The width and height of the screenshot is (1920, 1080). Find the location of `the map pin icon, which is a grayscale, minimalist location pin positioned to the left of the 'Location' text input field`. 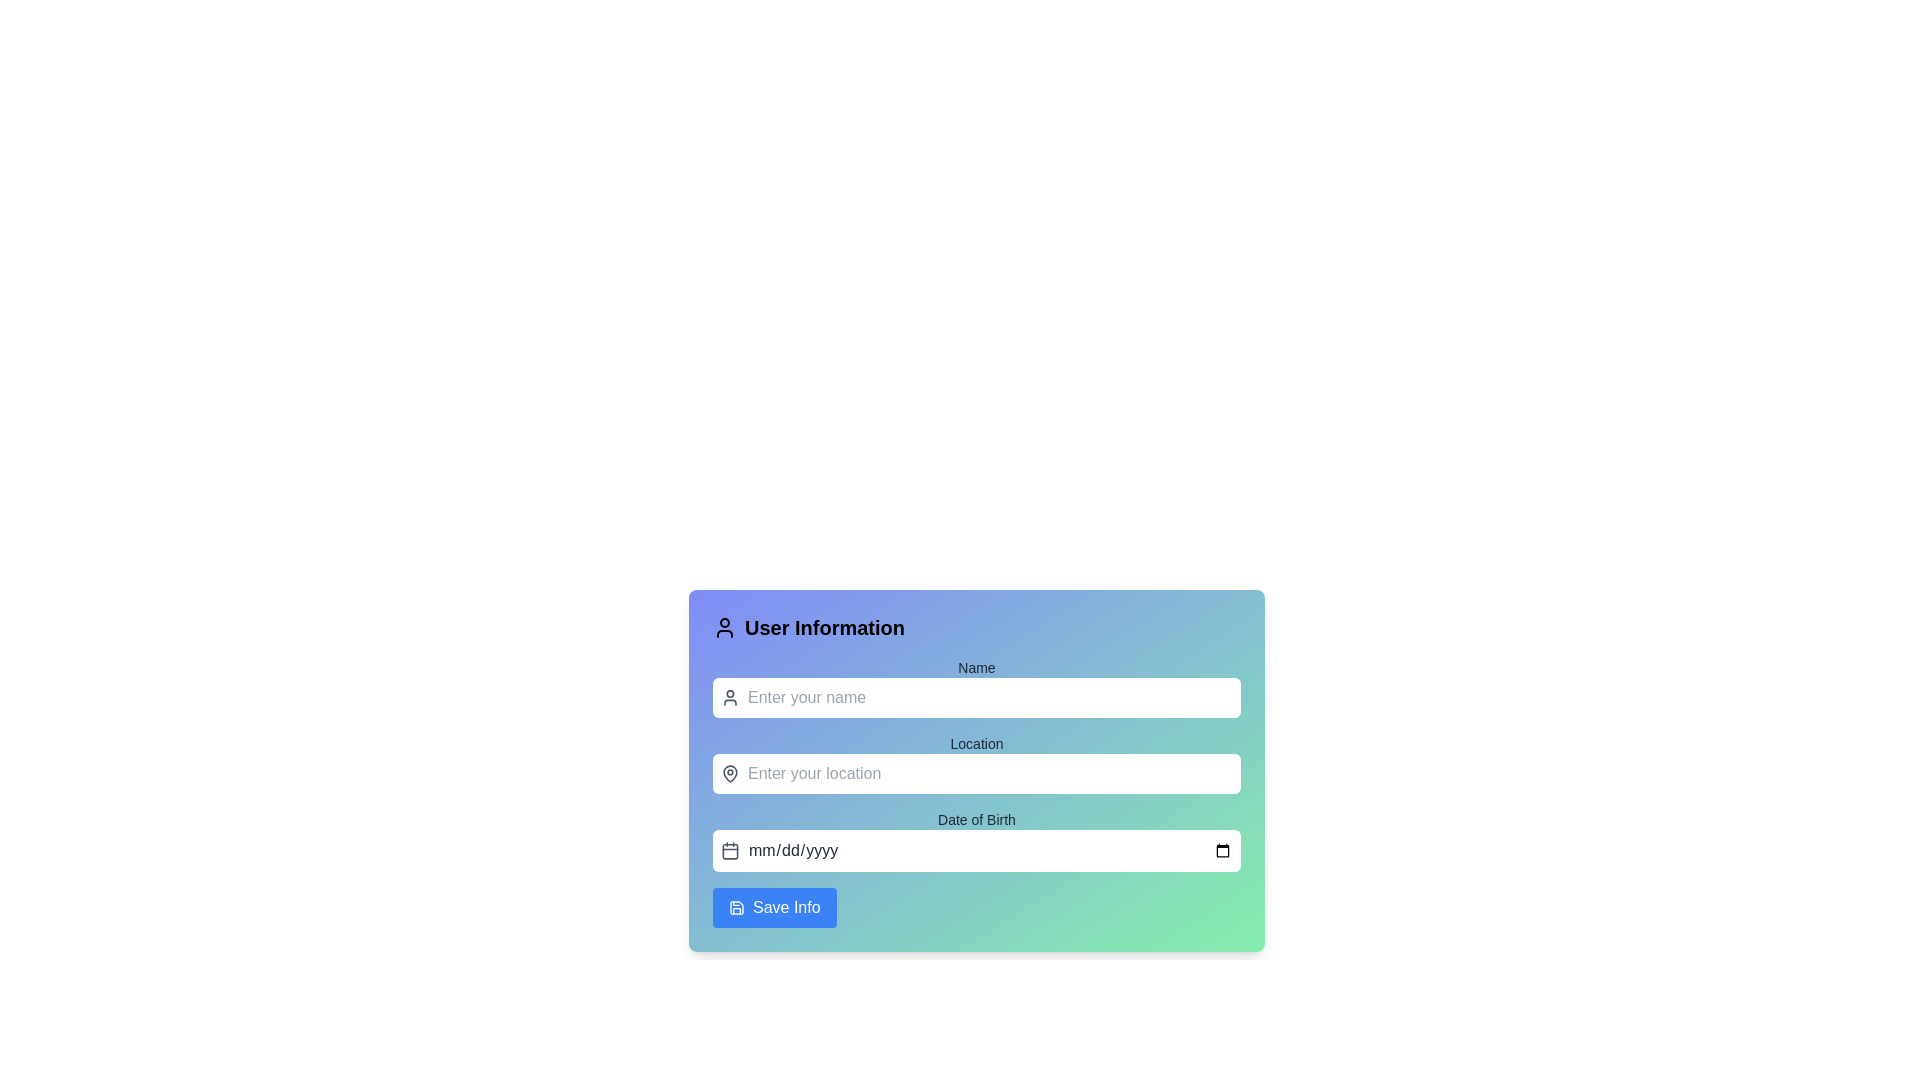

the map pin icon, which is a grayscale, minimalist location pin positioned to the left of the 'Location' text input field is located at coordinates (729, 773).